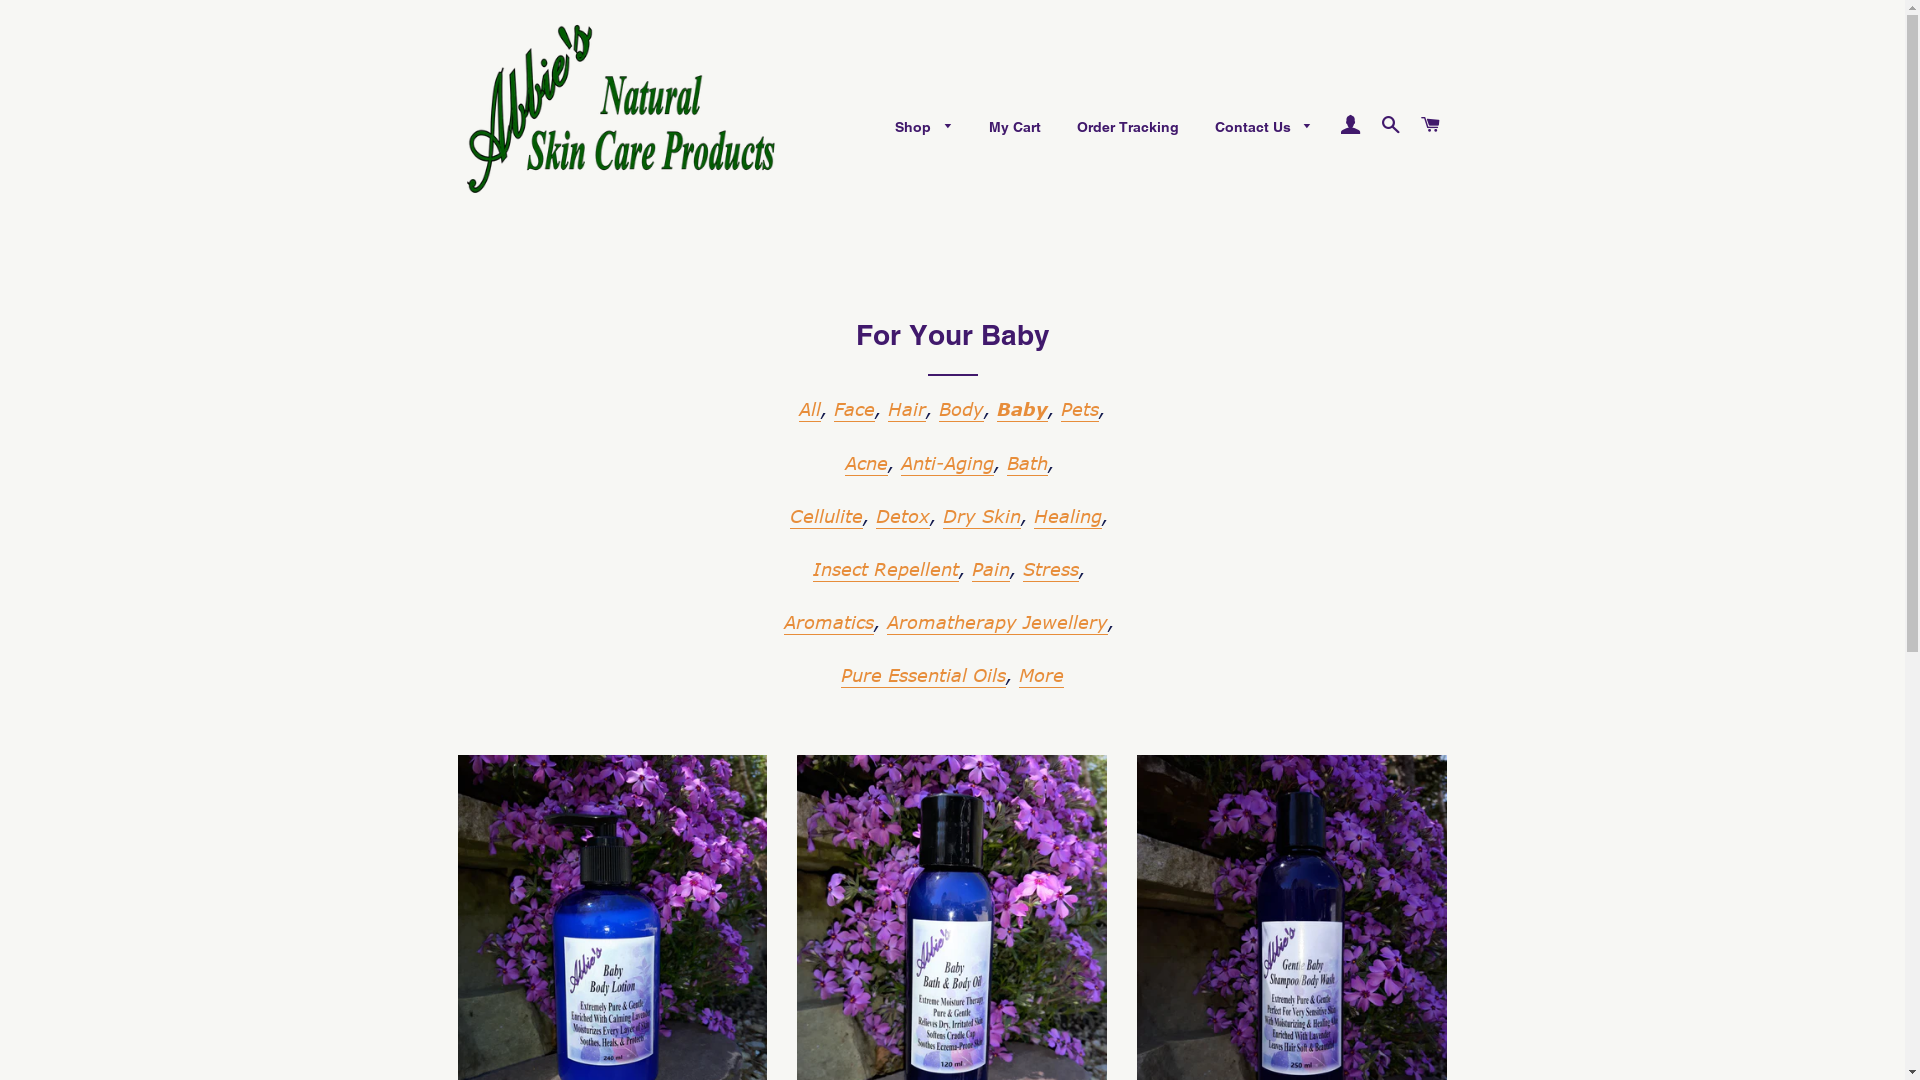 Image resolution: width=1920 pixels, height=1080 pixels. I want to click on 'Pure Essential Oils', so click(922, 675).